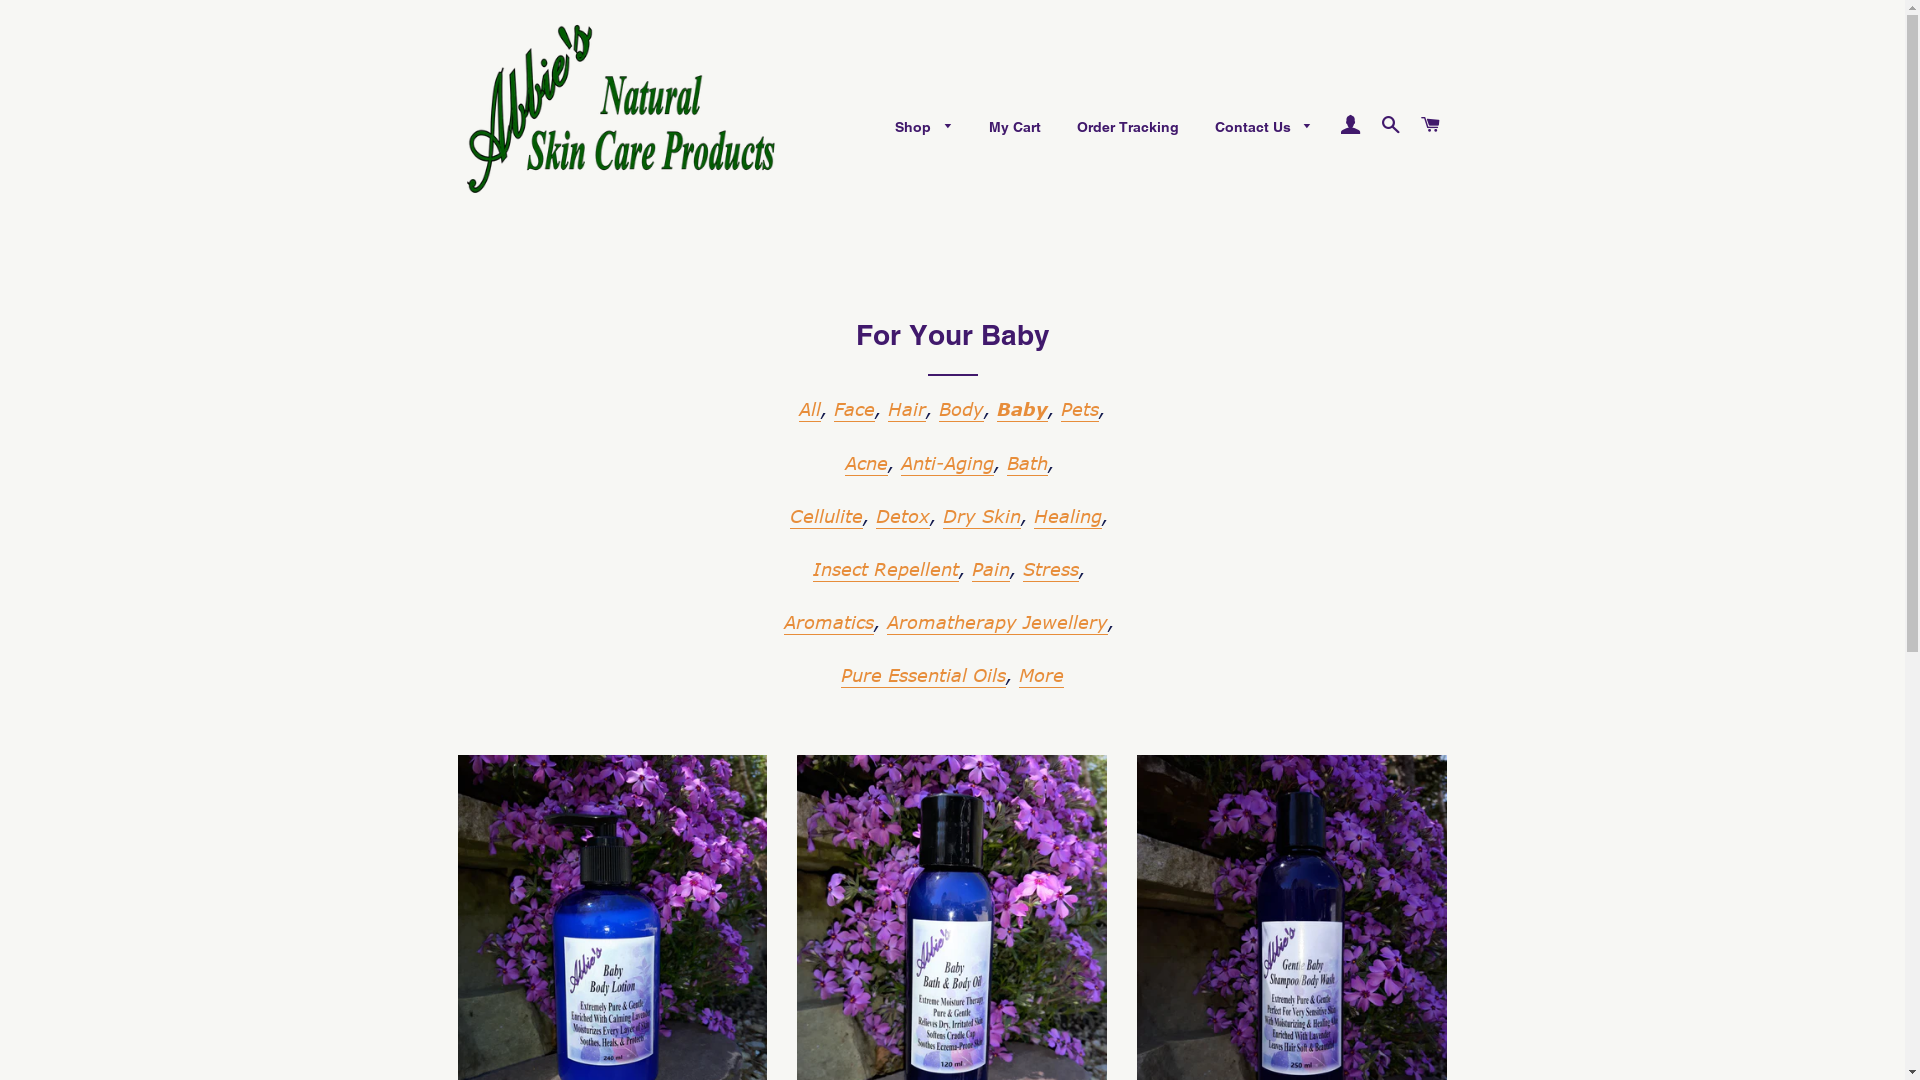 Image resolution: width=1920 pixels, height=1080 pixels. I want to click on 'Pure Essential Oils', so click(922, 675).